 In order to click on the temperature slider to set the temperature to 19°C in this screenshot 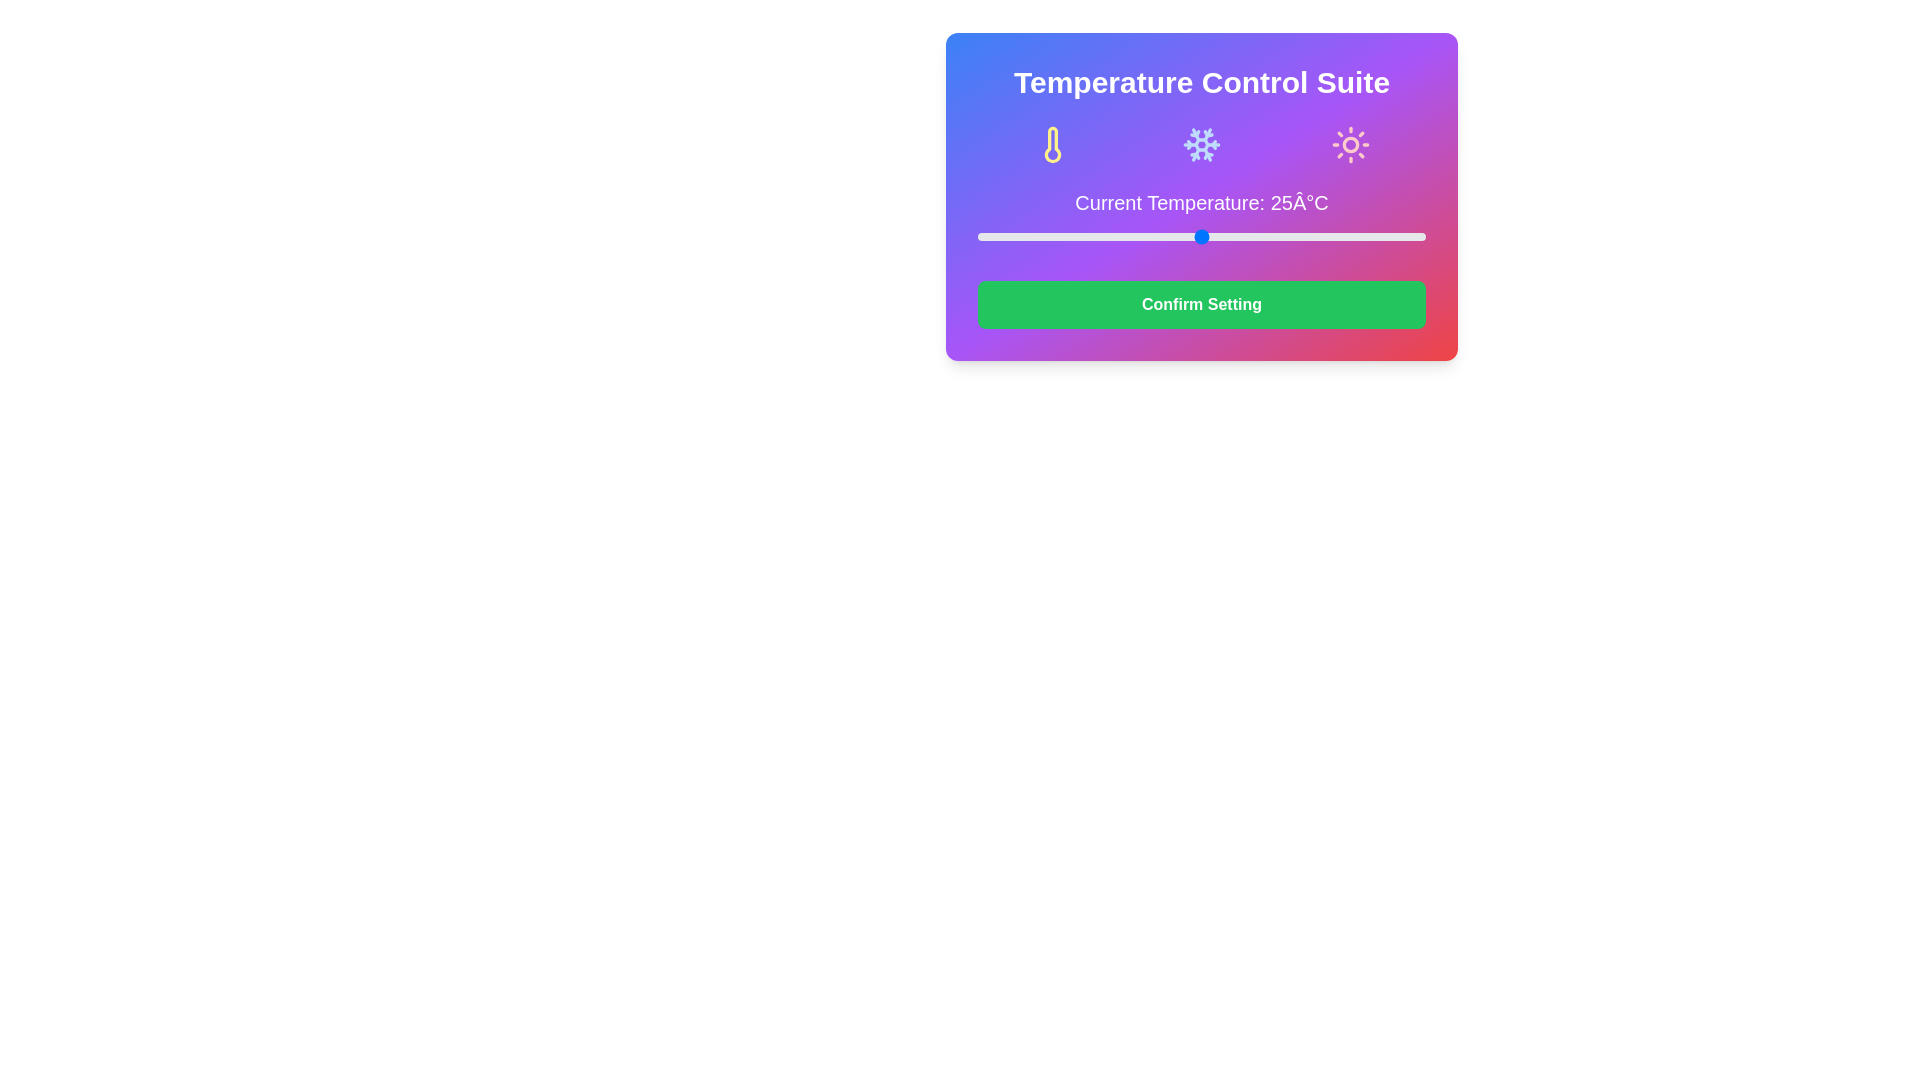, I will do `click(1148, 235)`.